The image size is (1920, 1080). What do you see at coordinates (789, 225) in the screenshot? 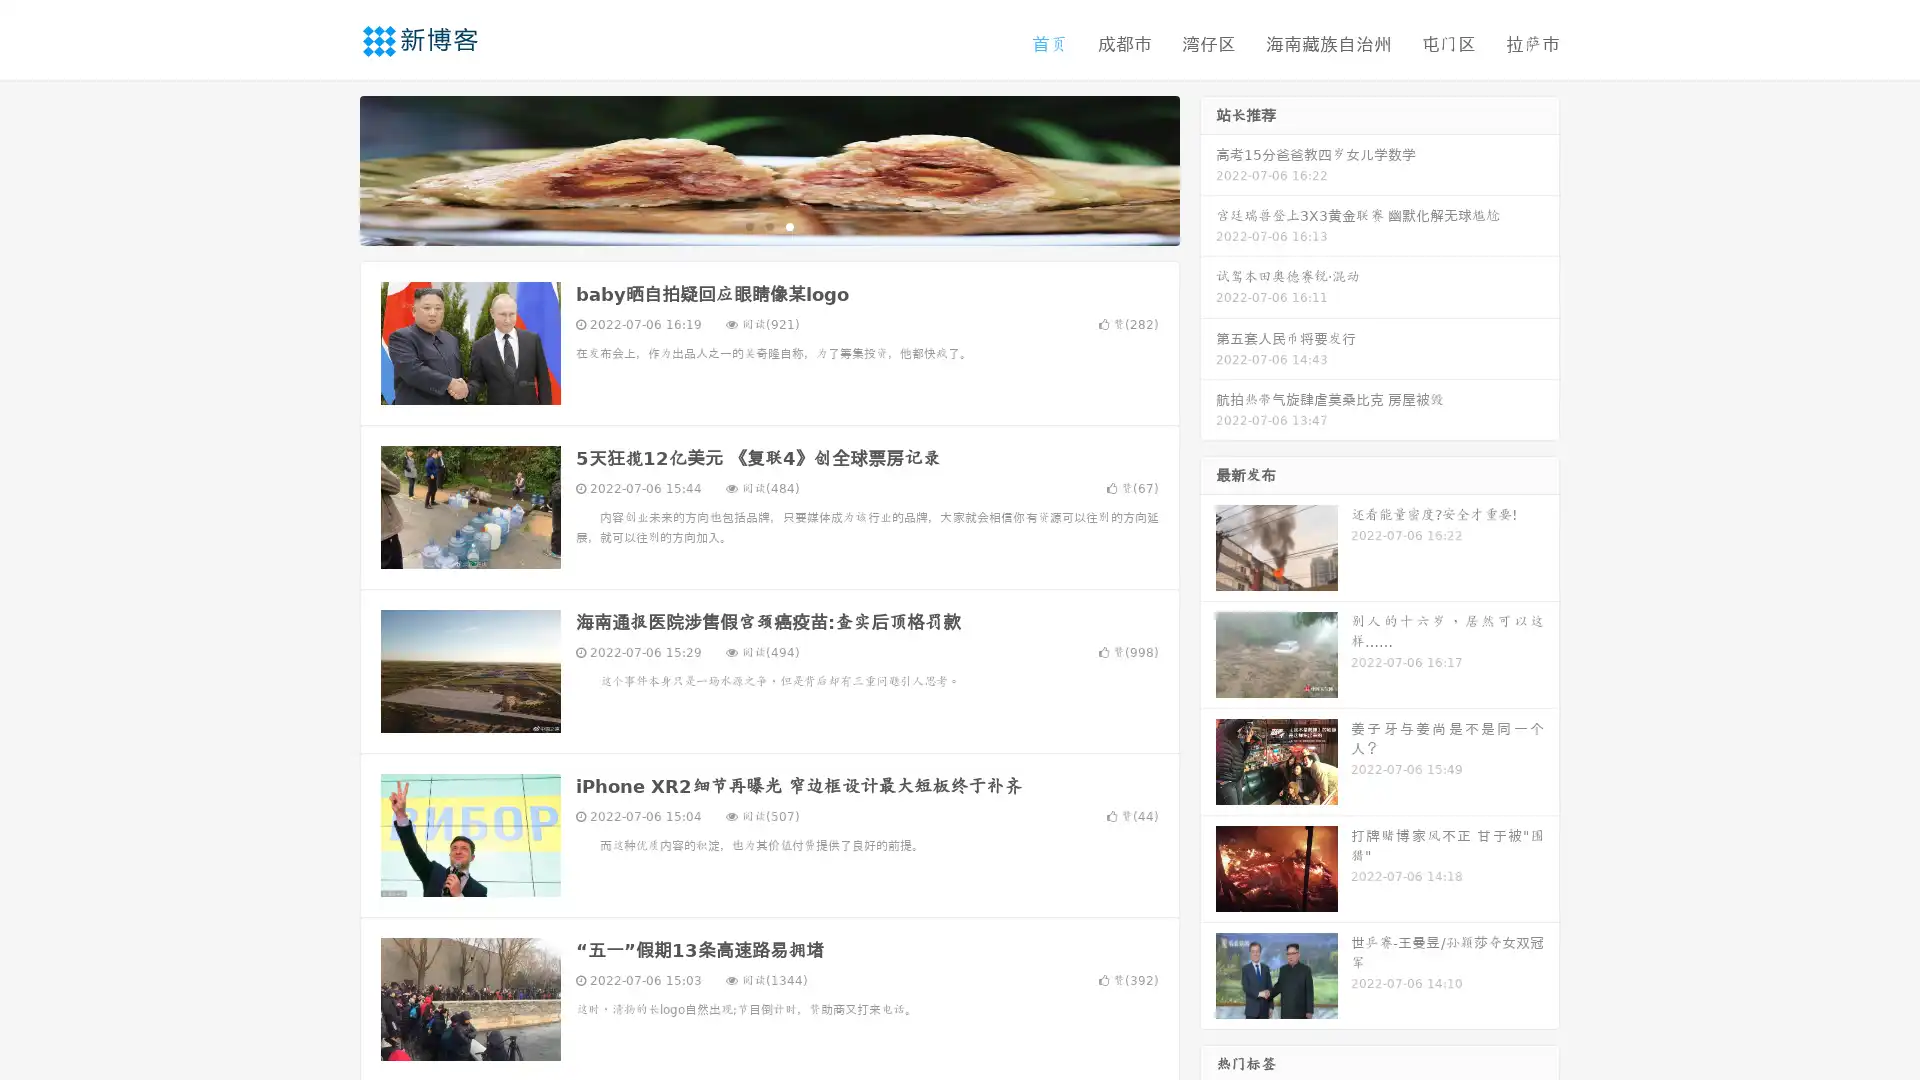
I see `Go to slide 3` at bounding box center [789, 225].